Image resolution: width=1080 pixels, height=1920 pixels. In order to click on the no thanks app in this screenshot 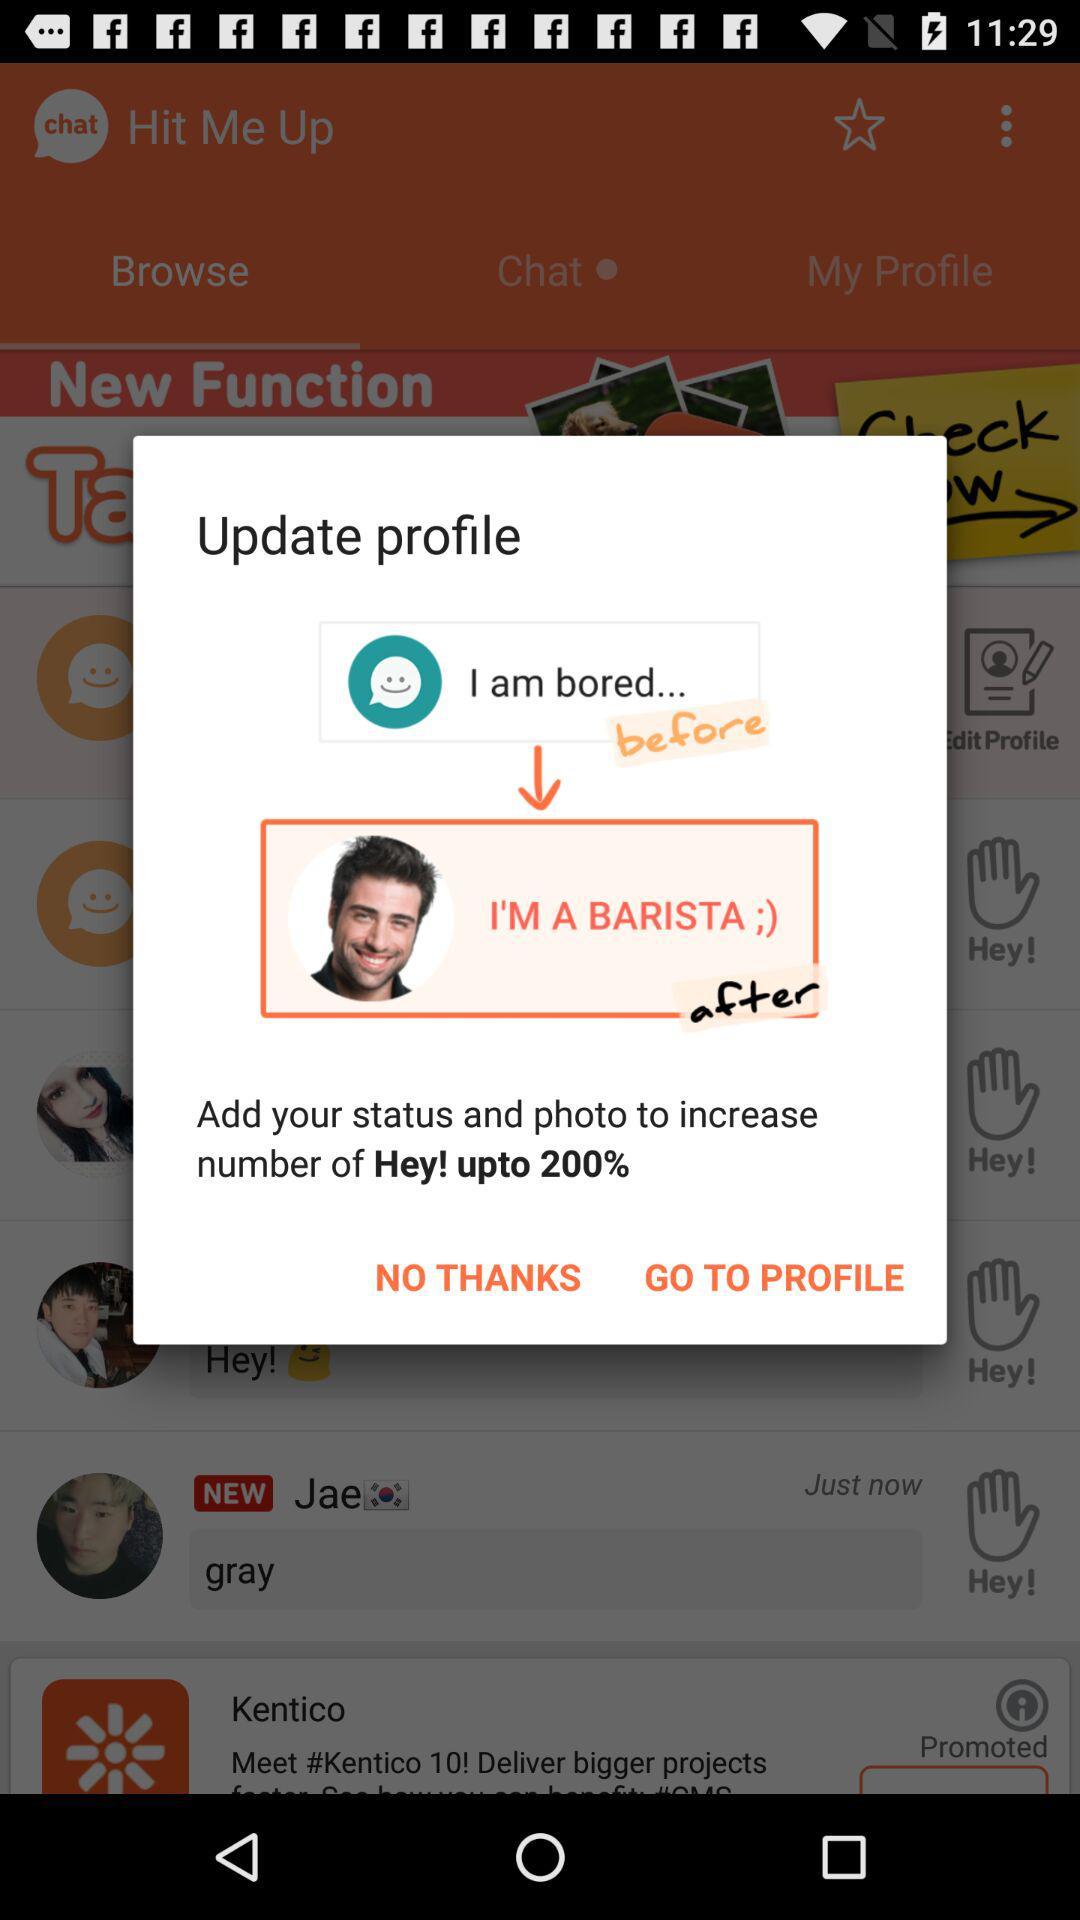, I will do `click(478, 1275)`.